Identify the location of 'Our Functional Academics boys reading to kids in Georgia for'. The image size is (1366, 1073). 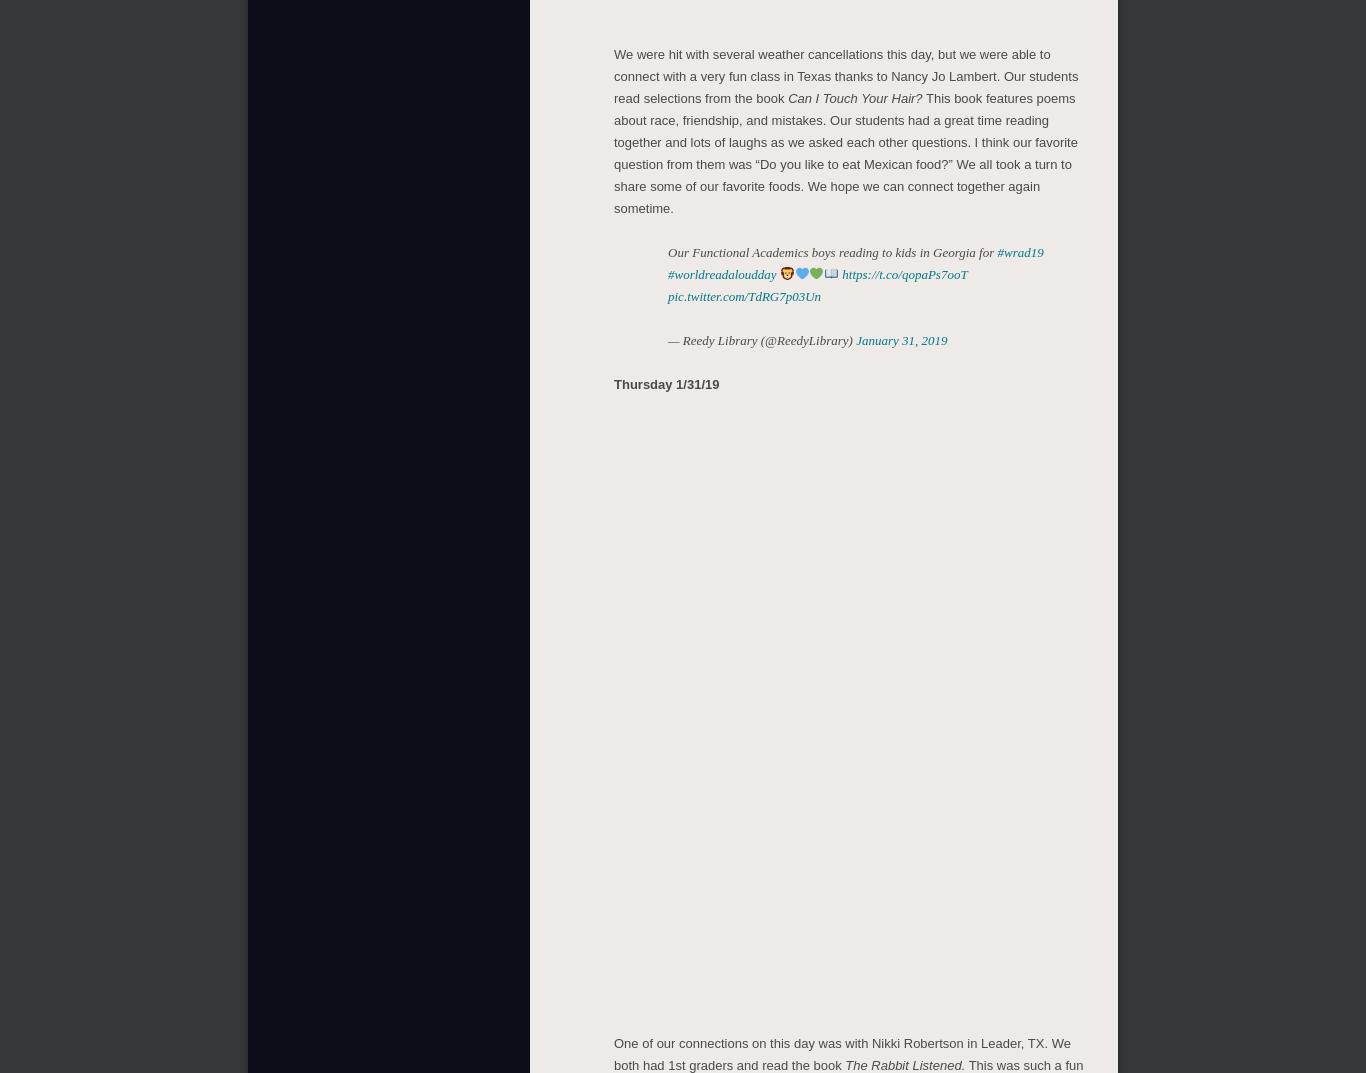
(831, 247).